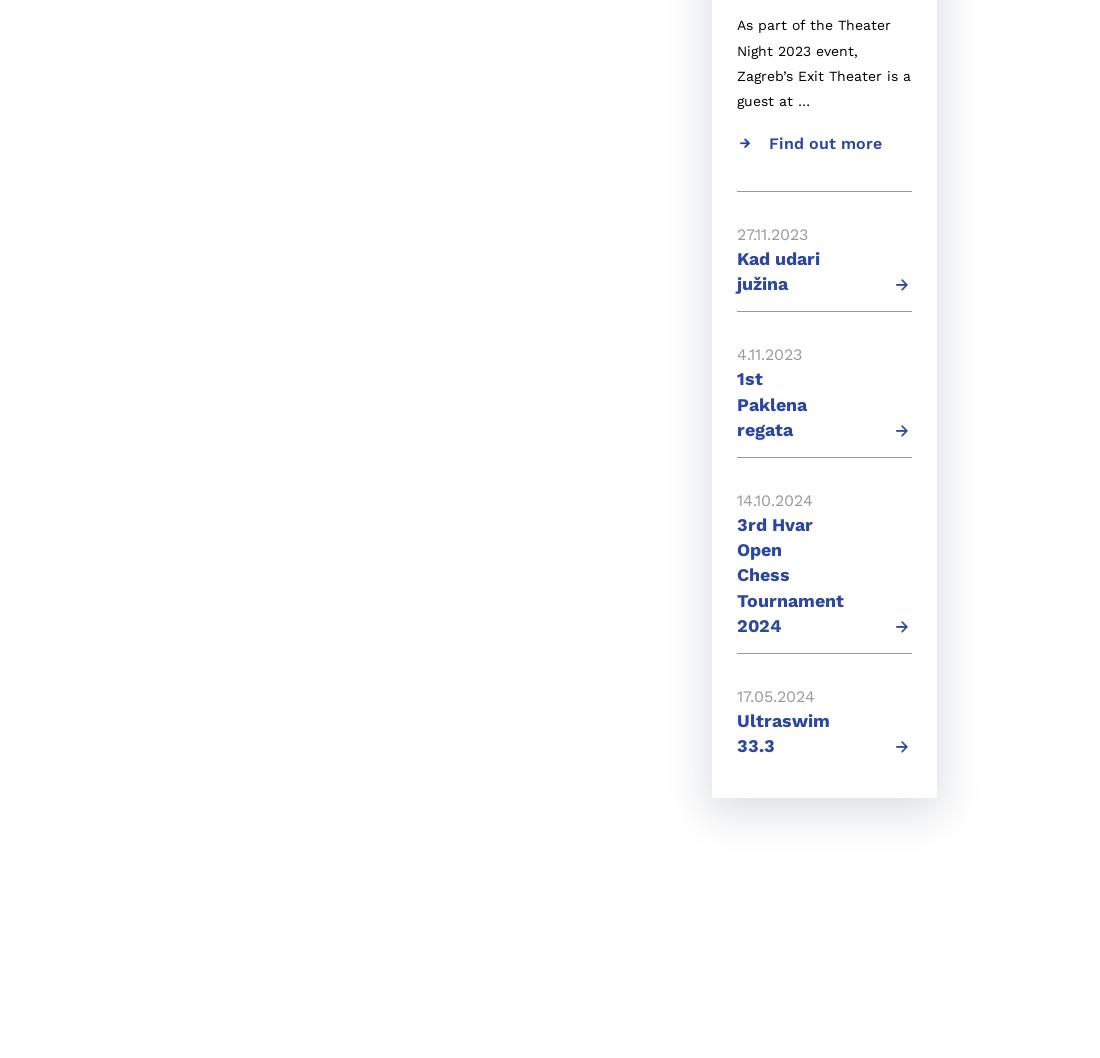 The width and height of the screenshot is (1100, 1058). What do you see at coordinates (824, 62) in the screenshot?
I see `'As part of the Theater Night 2023 event, Zagreb’s Exit Theater is a guest at …'` at bounding box center [824, 62].